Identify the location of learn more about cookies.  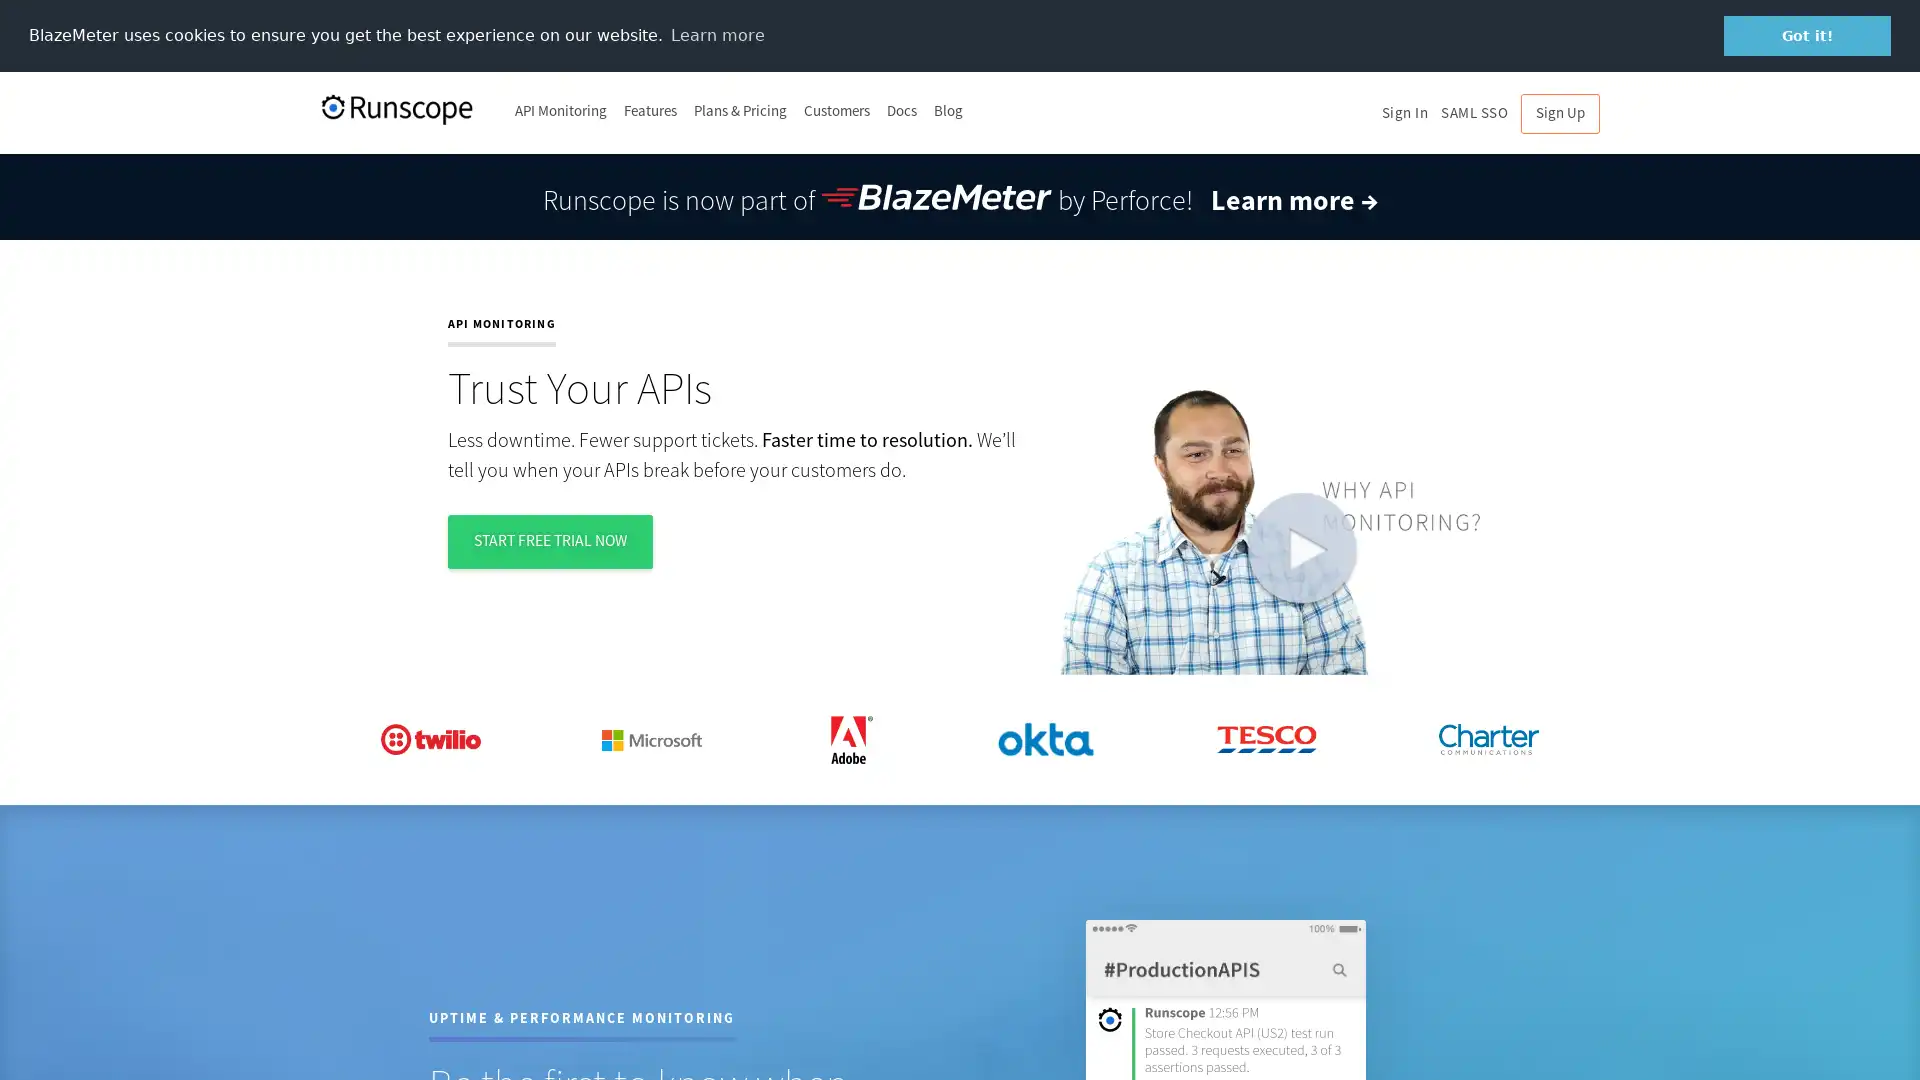
(717, 34).